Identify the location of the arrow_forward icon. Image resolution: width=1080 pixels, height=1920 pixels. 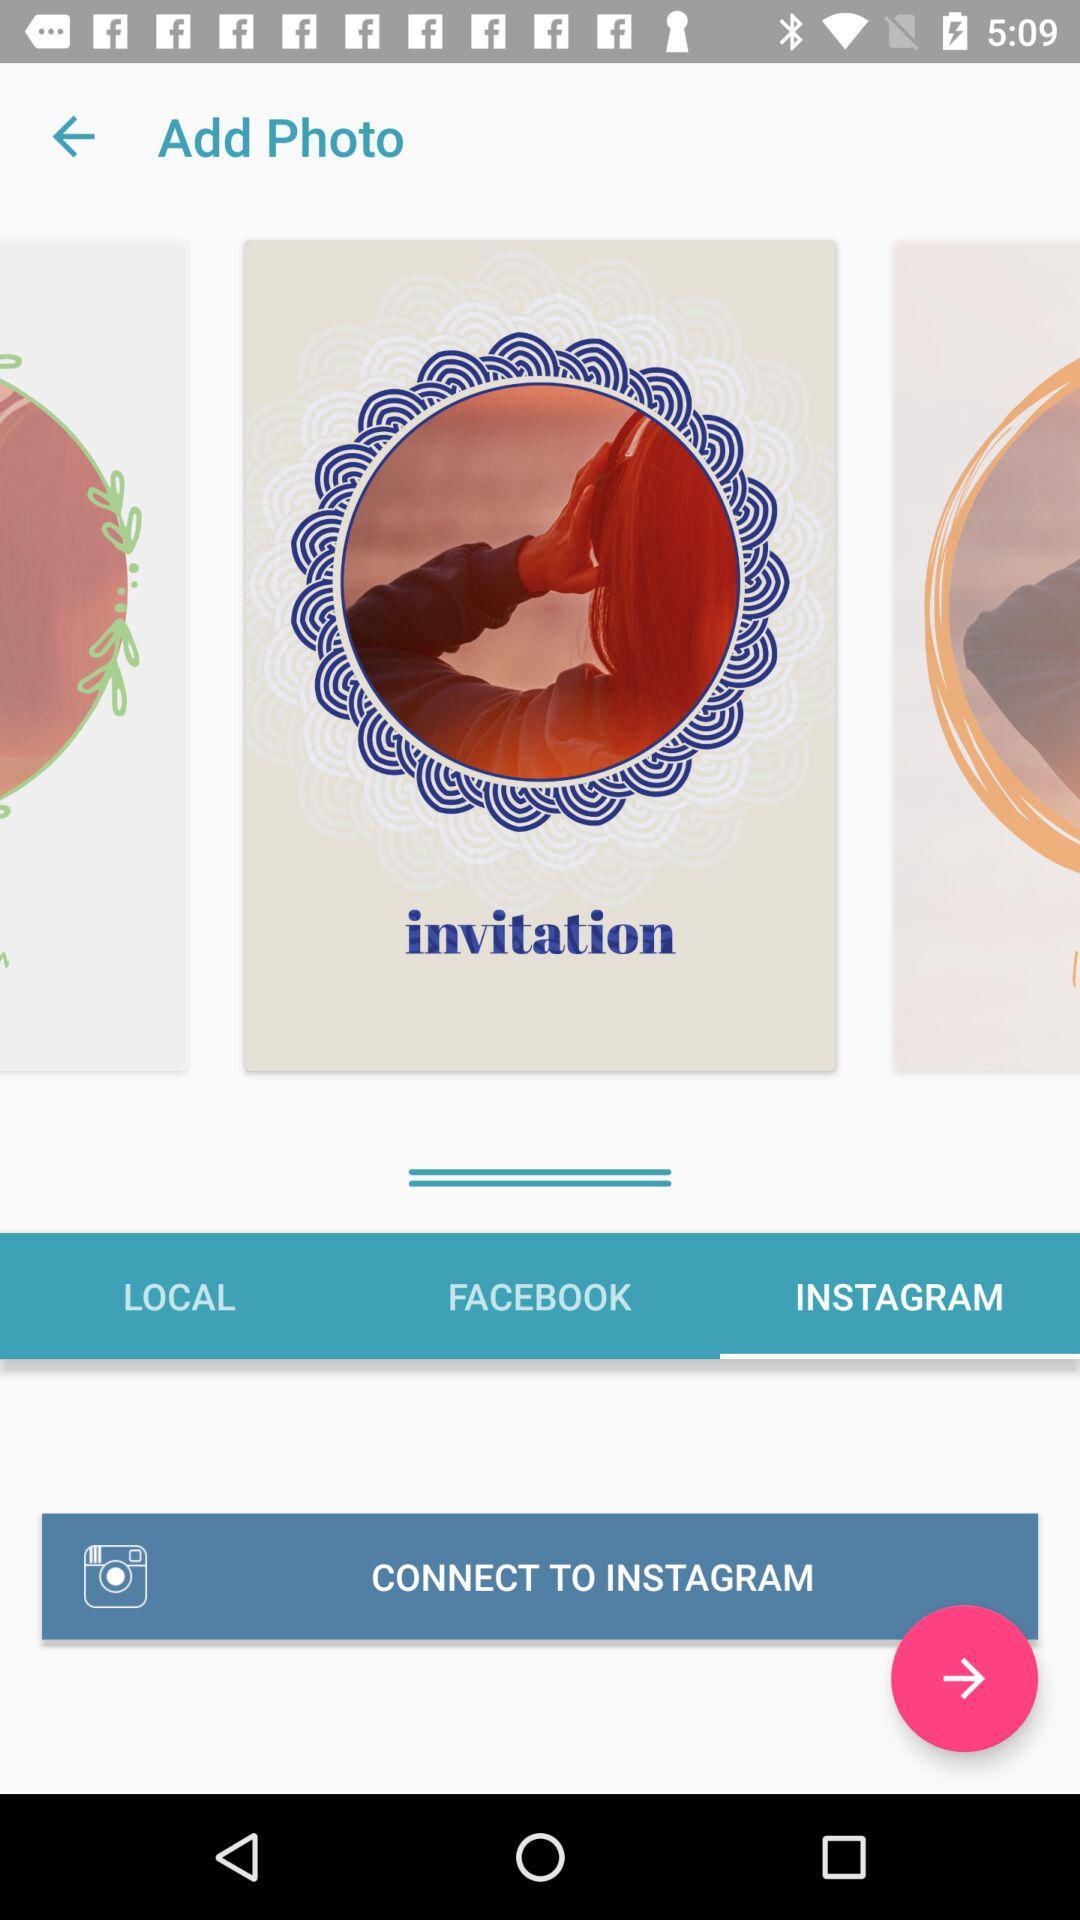
(963, 1678).